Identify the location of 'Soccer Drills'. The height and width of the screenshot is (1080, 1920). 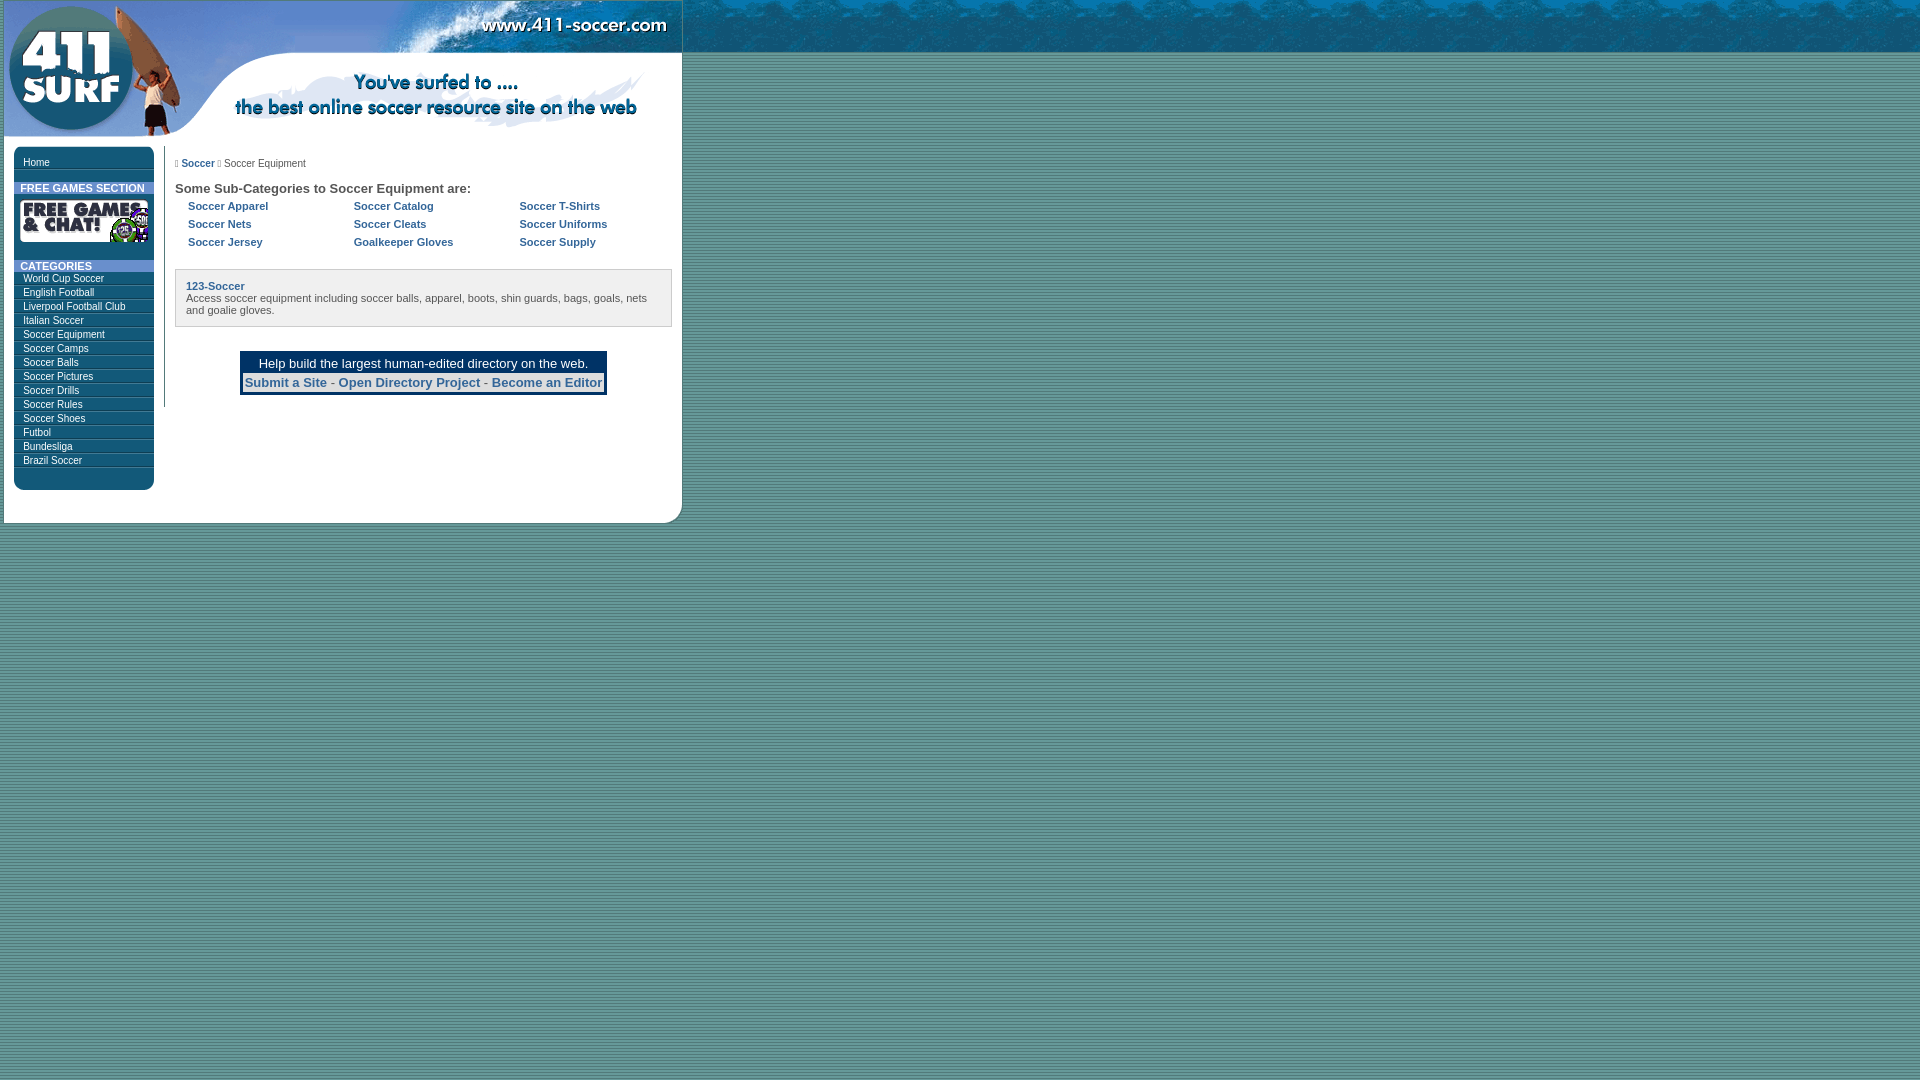
(23, 390).